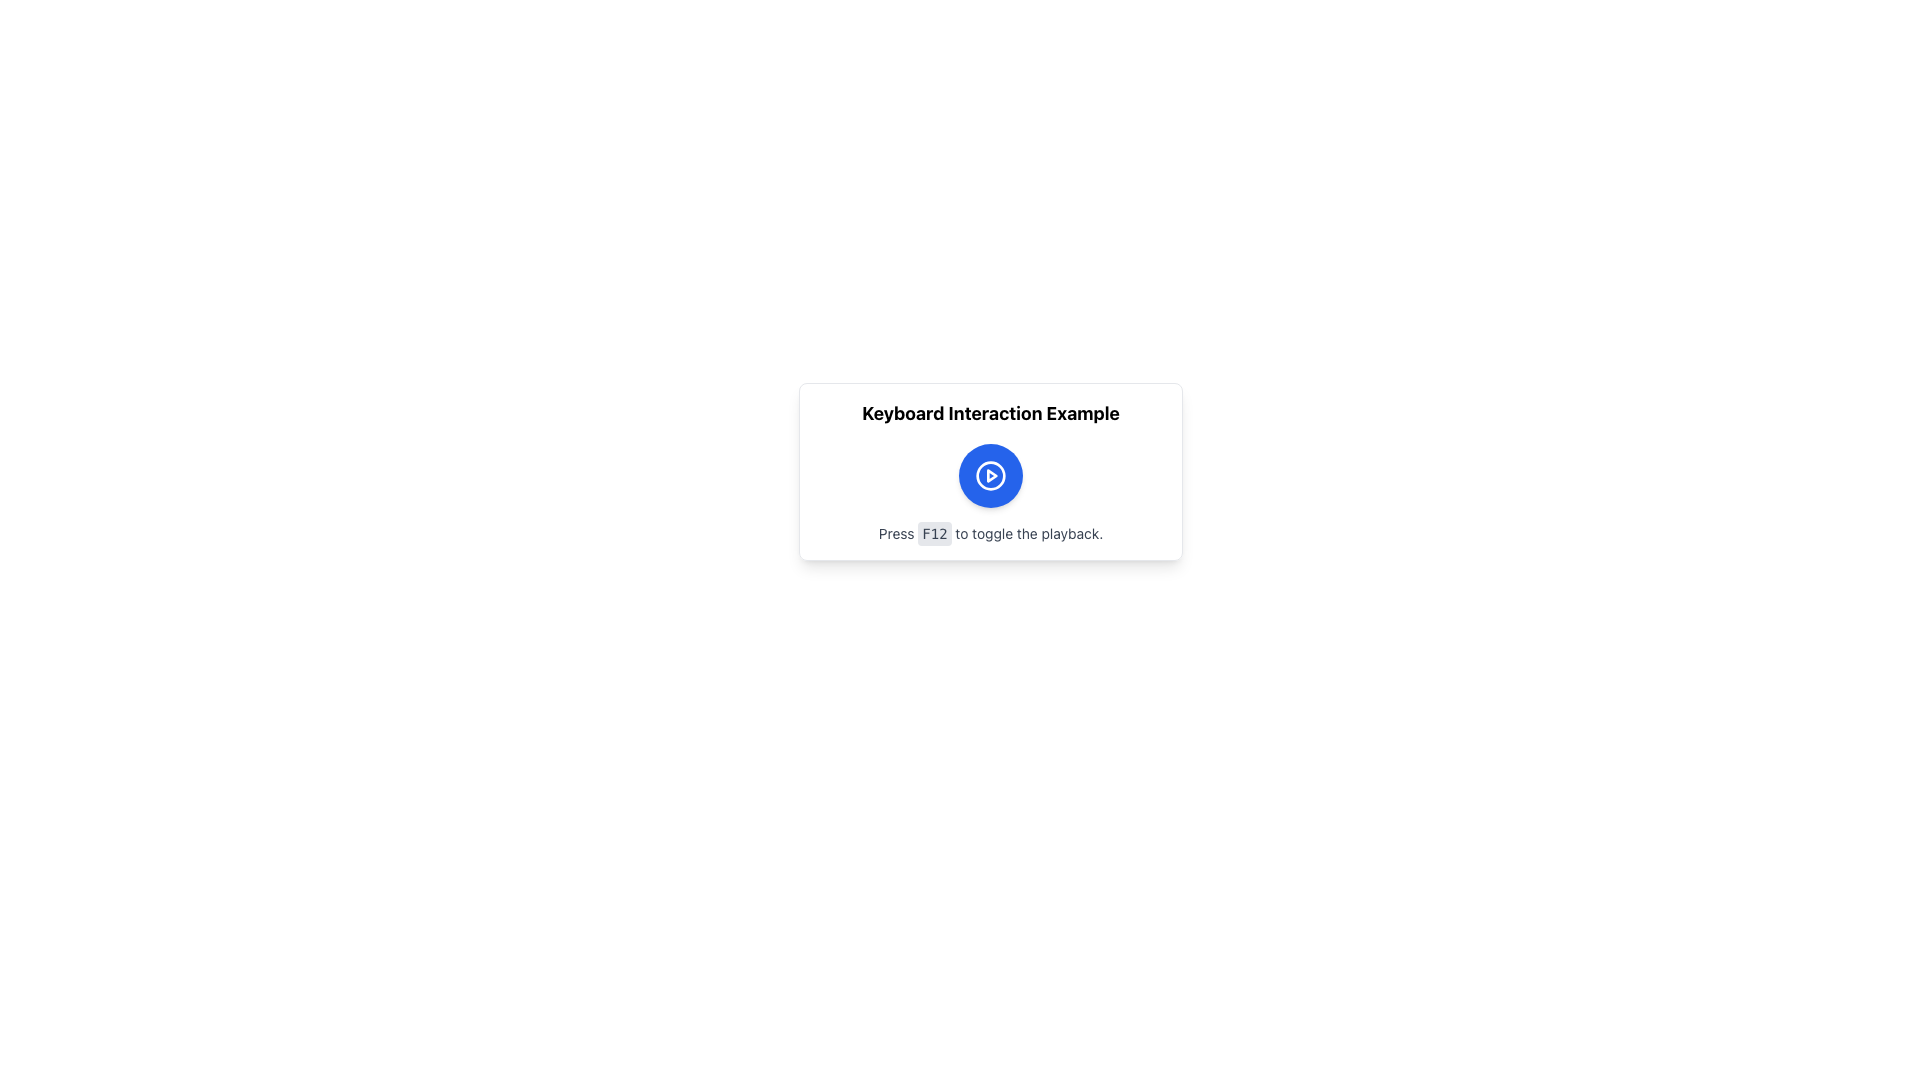 The image size is (1920, 1080). Describe the element at coordinates (990, 475) in the screenshot. I see `the play/start button located beneath the title 'Keyboard Interaction Example' and above the text 'Press F12 to toggle the playback.'` at that location.